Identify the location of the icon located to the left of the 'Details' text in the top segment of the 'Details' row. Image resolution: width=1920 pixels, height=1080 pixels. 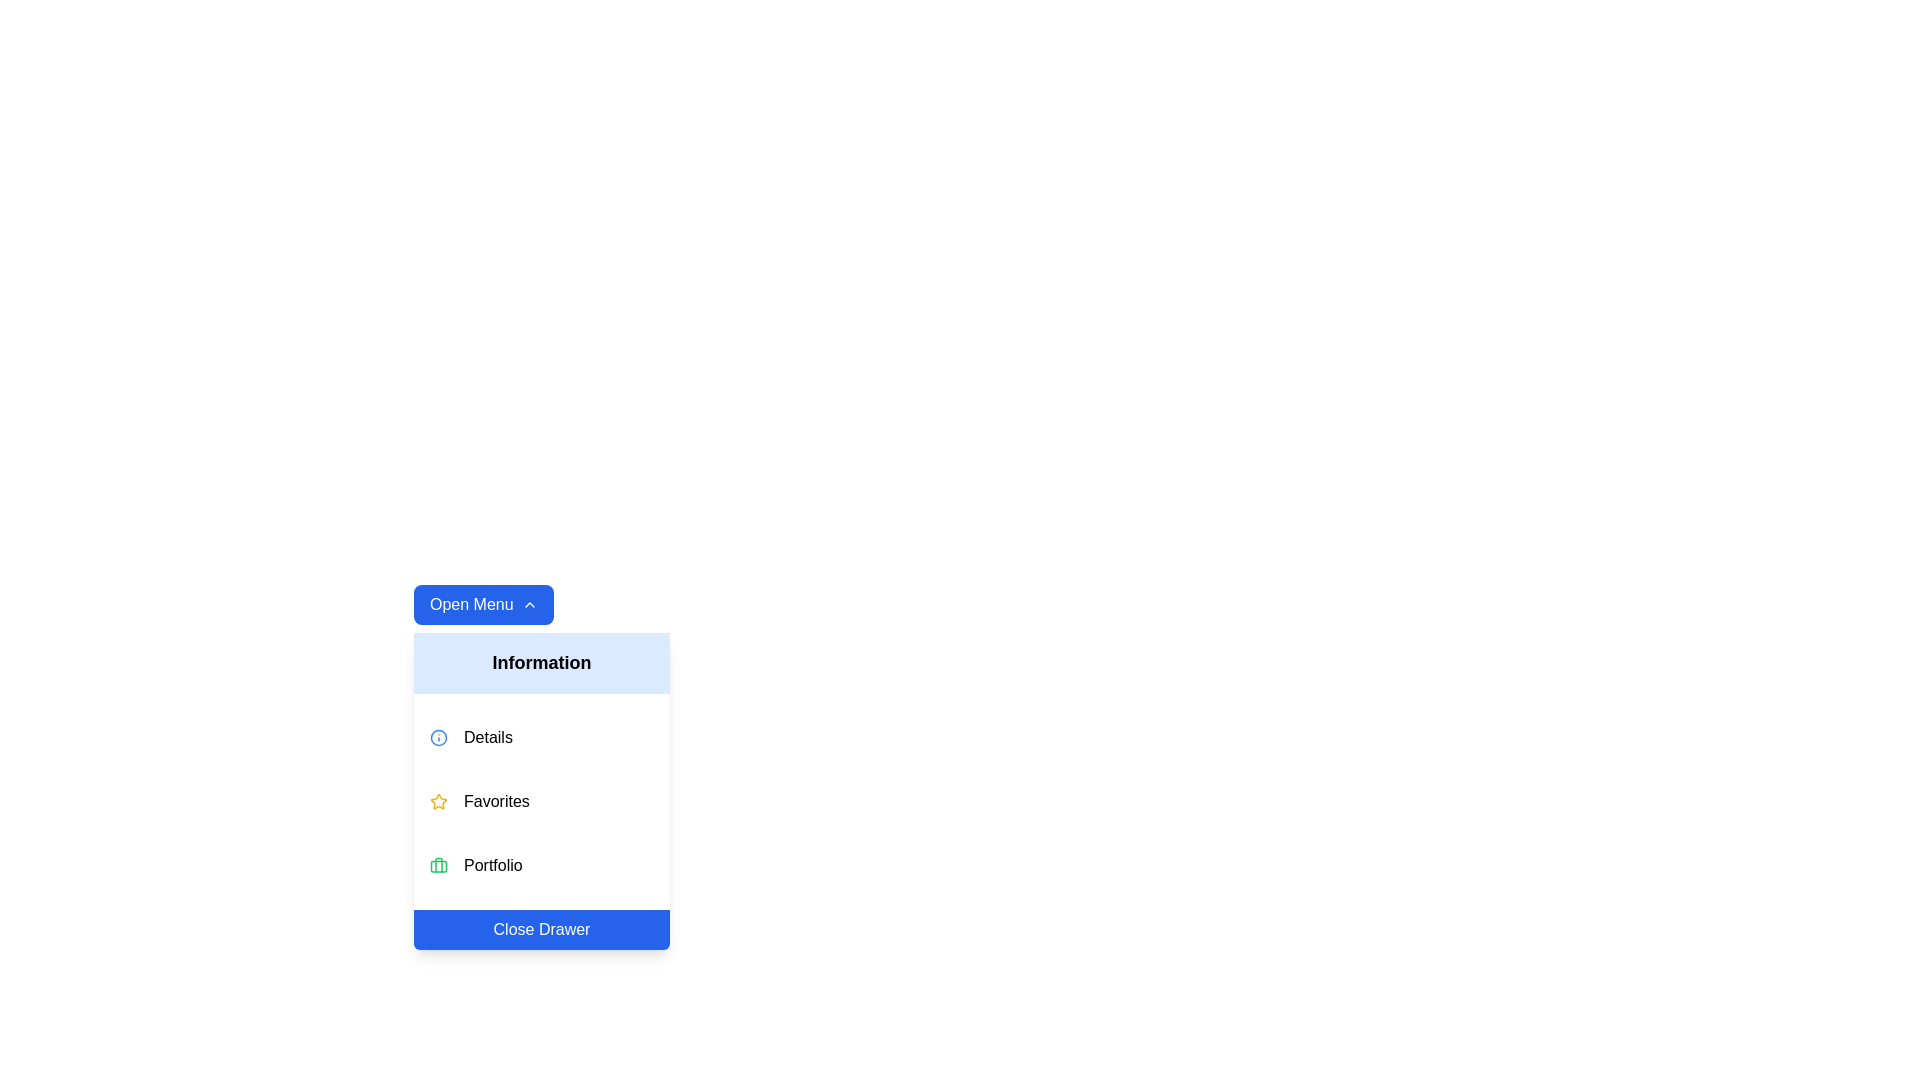
(437, 737).